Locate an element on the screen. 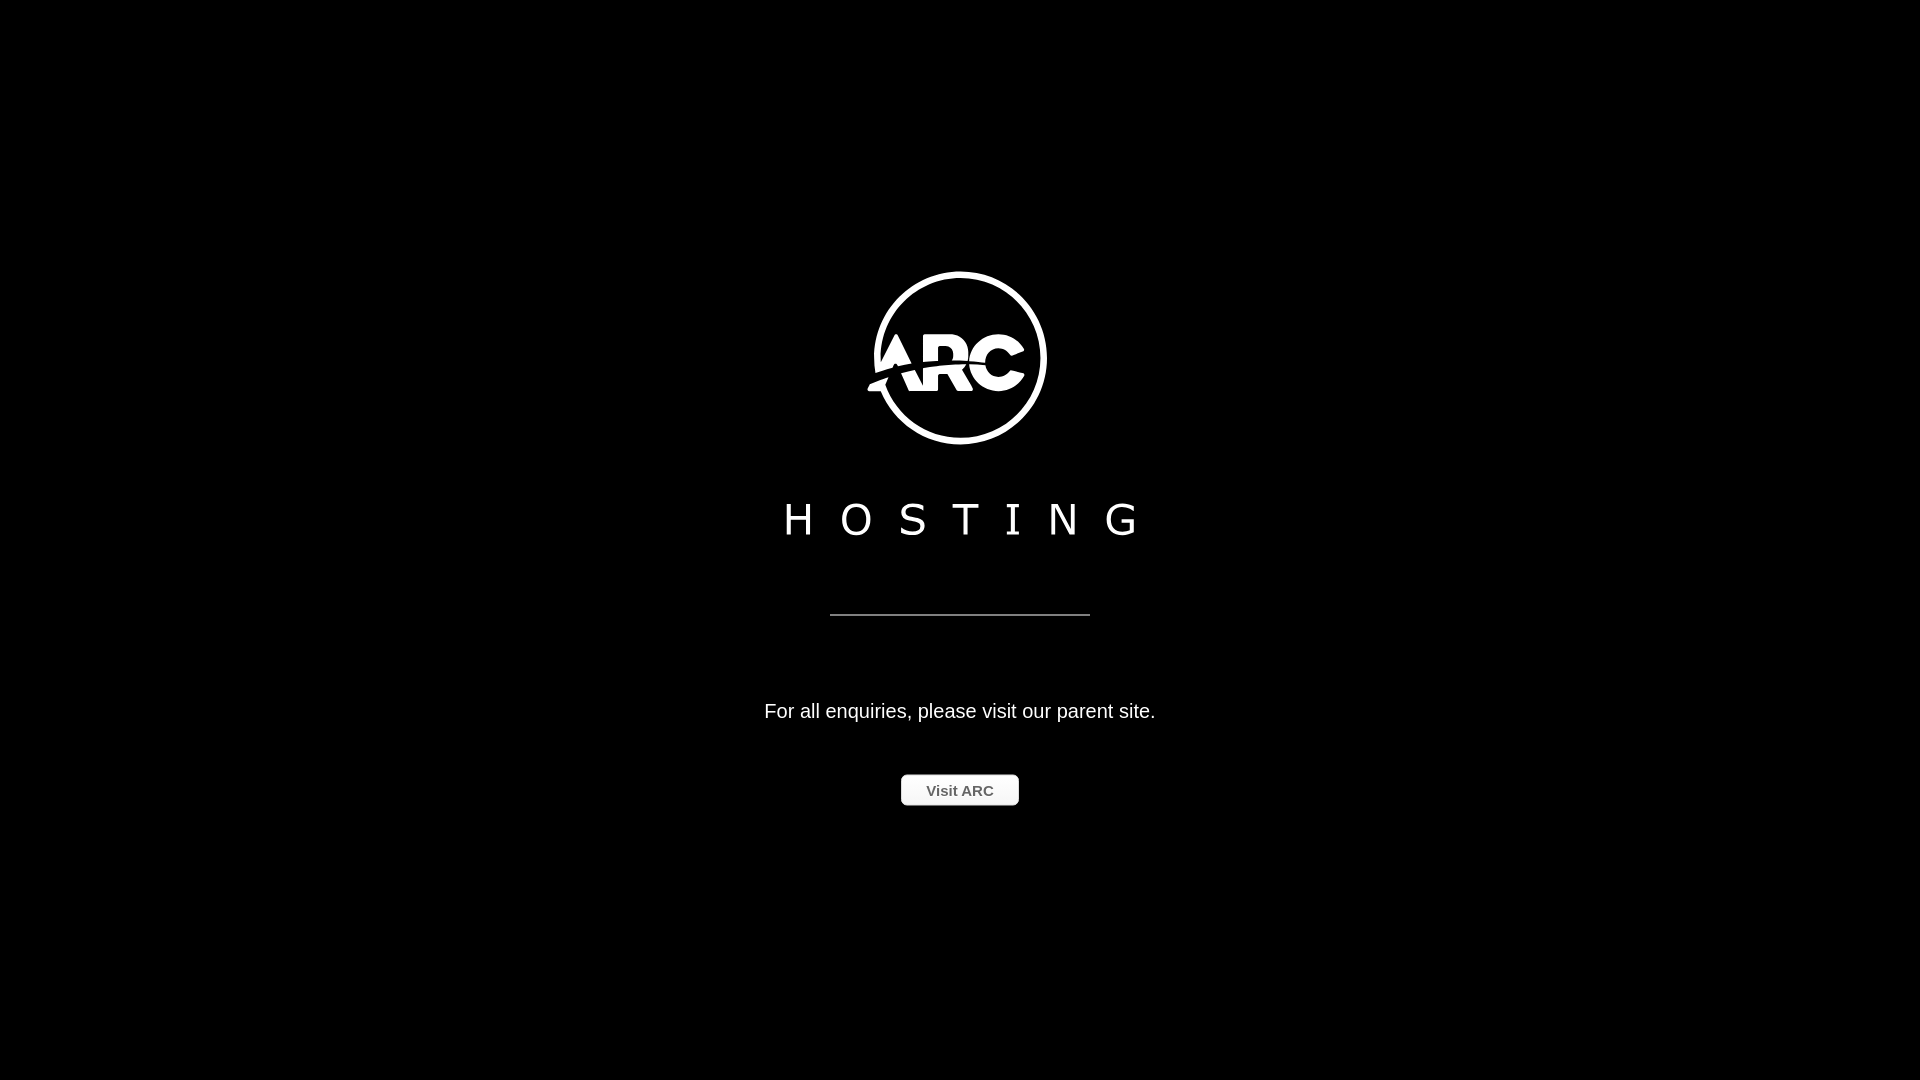  'Visit ARC' is located at coordinates (960, 788).